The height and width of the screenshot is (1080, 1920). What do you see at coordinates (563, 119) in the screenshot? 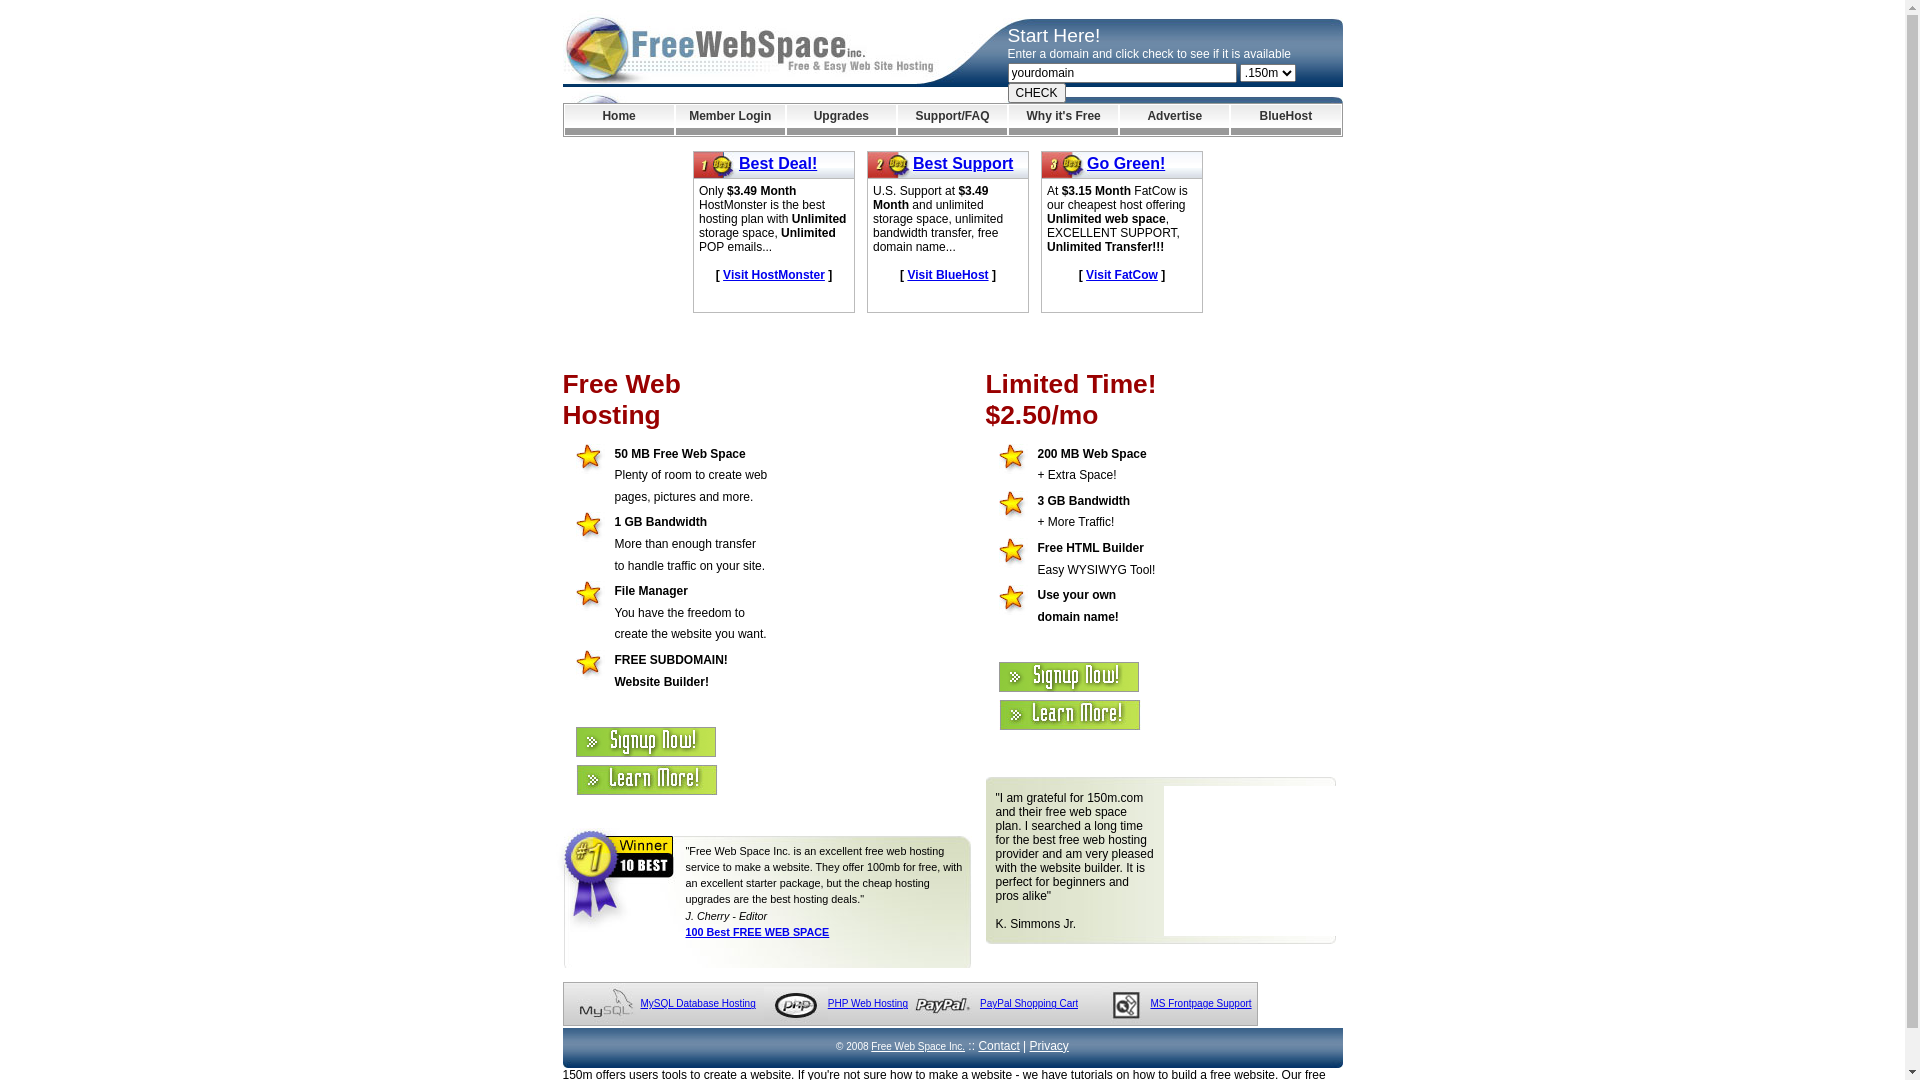
I see `'Home'` at bounding box center [563, 119].